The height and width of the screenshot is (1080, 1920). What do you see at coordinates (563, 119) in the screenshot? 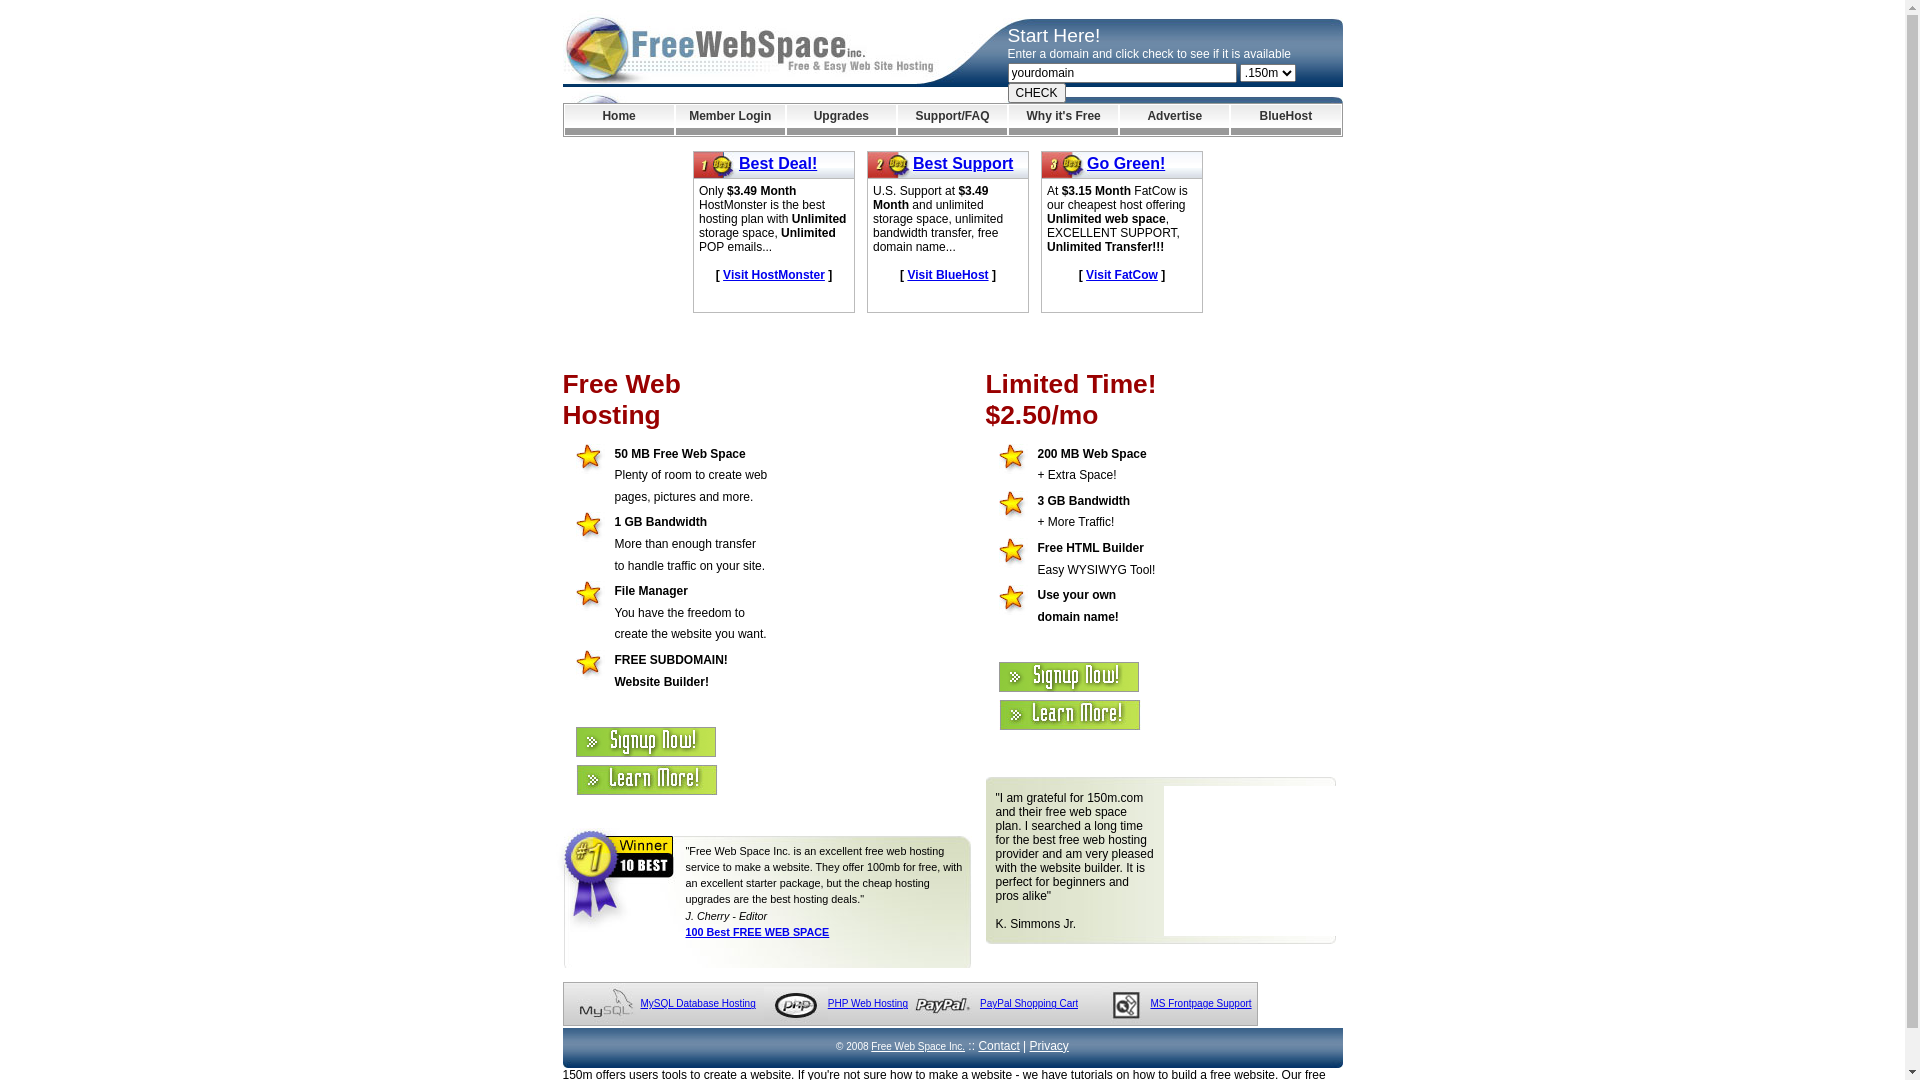
I see `'Home'` at bounding box center [563, 119].